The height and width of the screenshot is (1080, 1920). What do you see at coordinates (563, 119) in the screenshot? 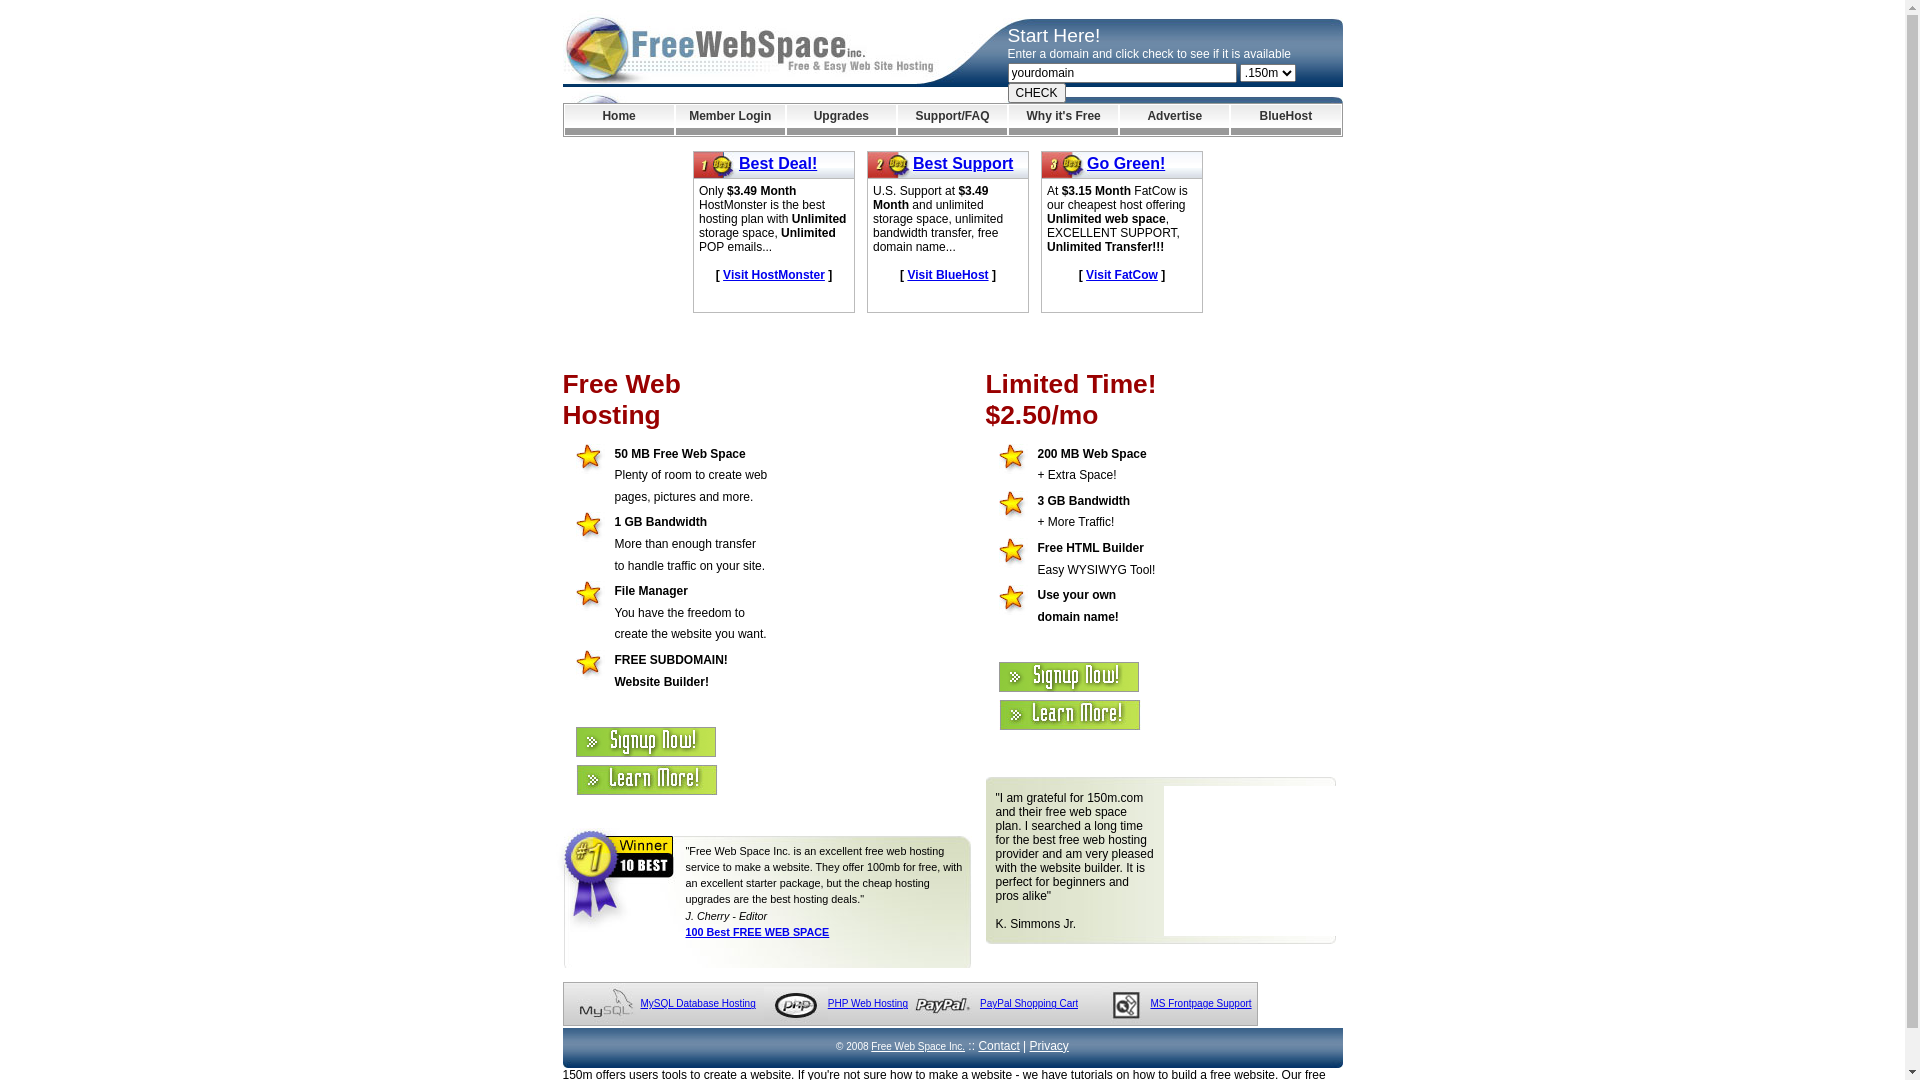
I see `'Home'` at bounding box center [563, 119].